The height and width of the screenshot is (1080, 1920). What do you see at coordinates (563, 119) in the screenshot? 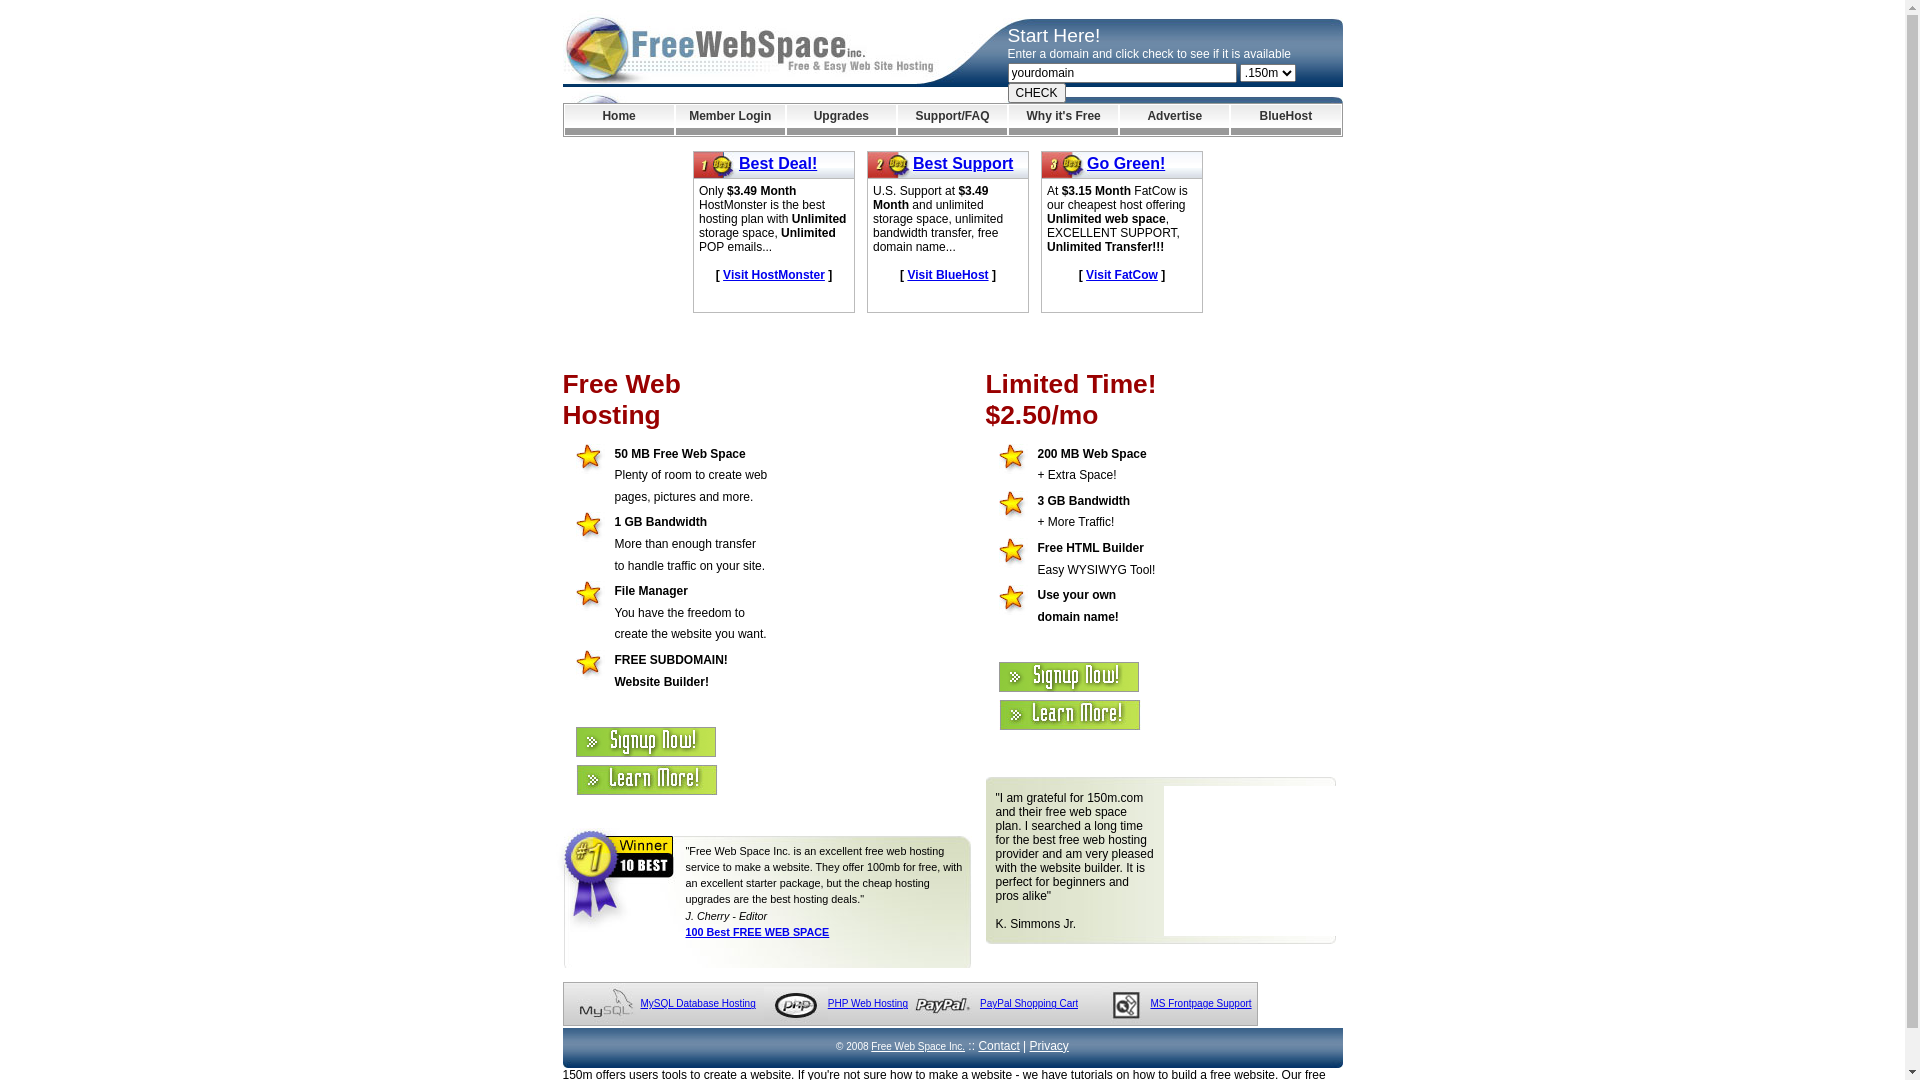
I see `'Home'` at bounding box center [563, 119].